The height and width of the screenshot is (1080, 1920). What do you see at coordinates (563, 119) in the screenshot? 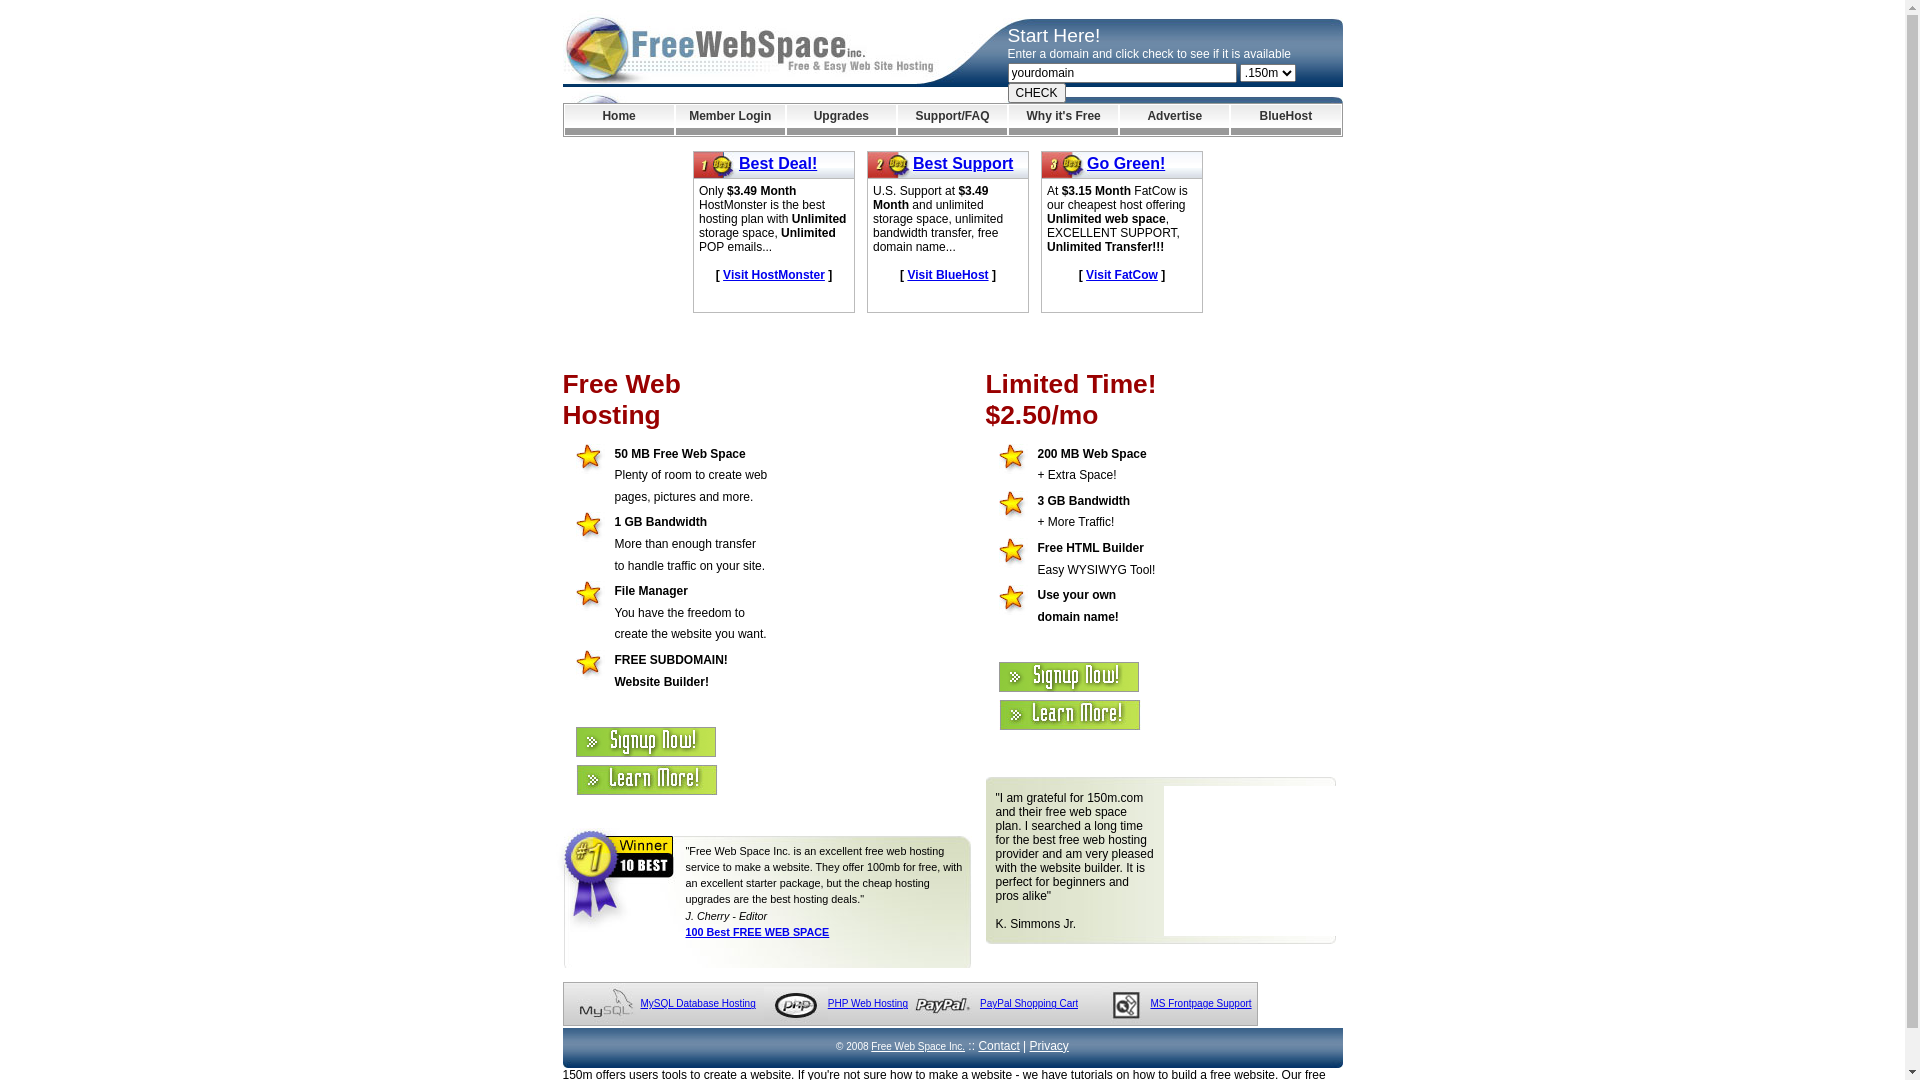
I see `'Home'` at bounding box center [563, 119].